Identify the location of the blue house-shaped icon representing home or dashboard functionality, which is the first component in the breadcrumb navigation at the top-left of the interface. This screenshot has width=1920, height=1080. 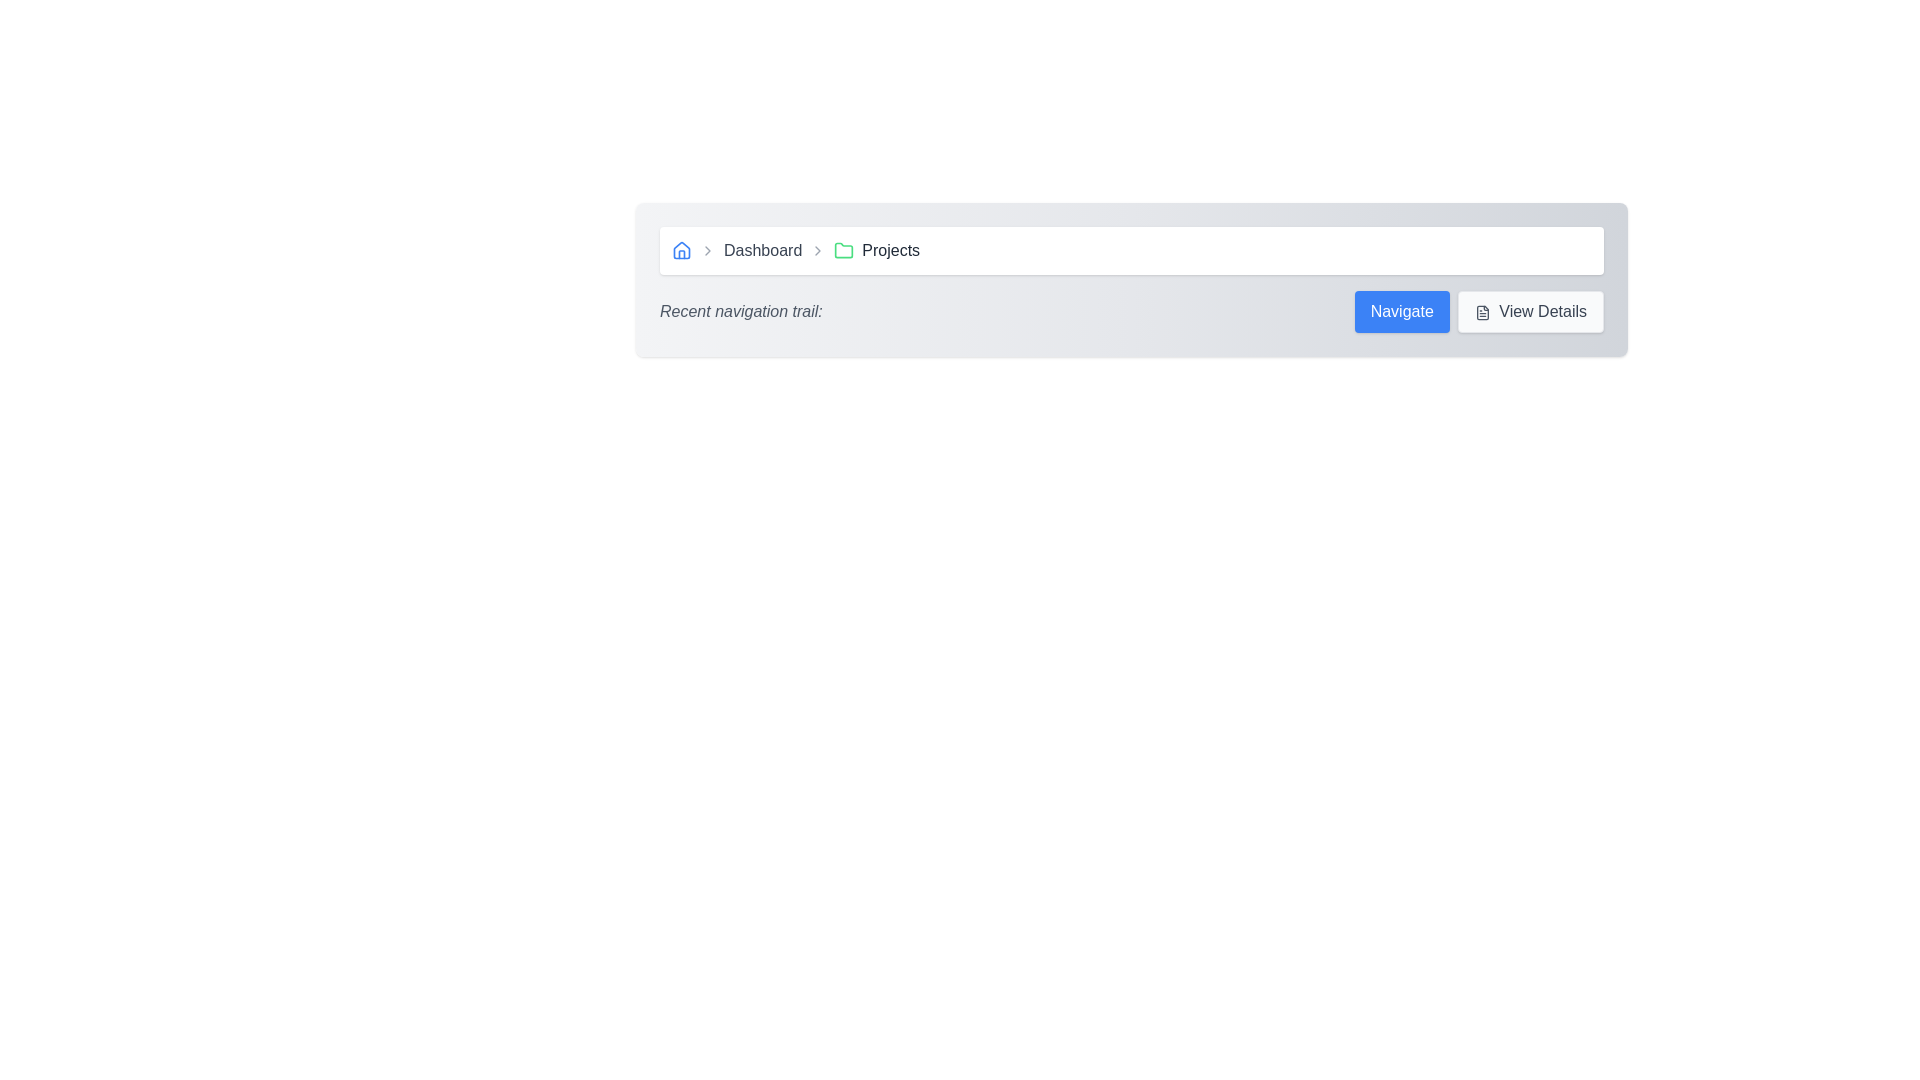
(681, 249).